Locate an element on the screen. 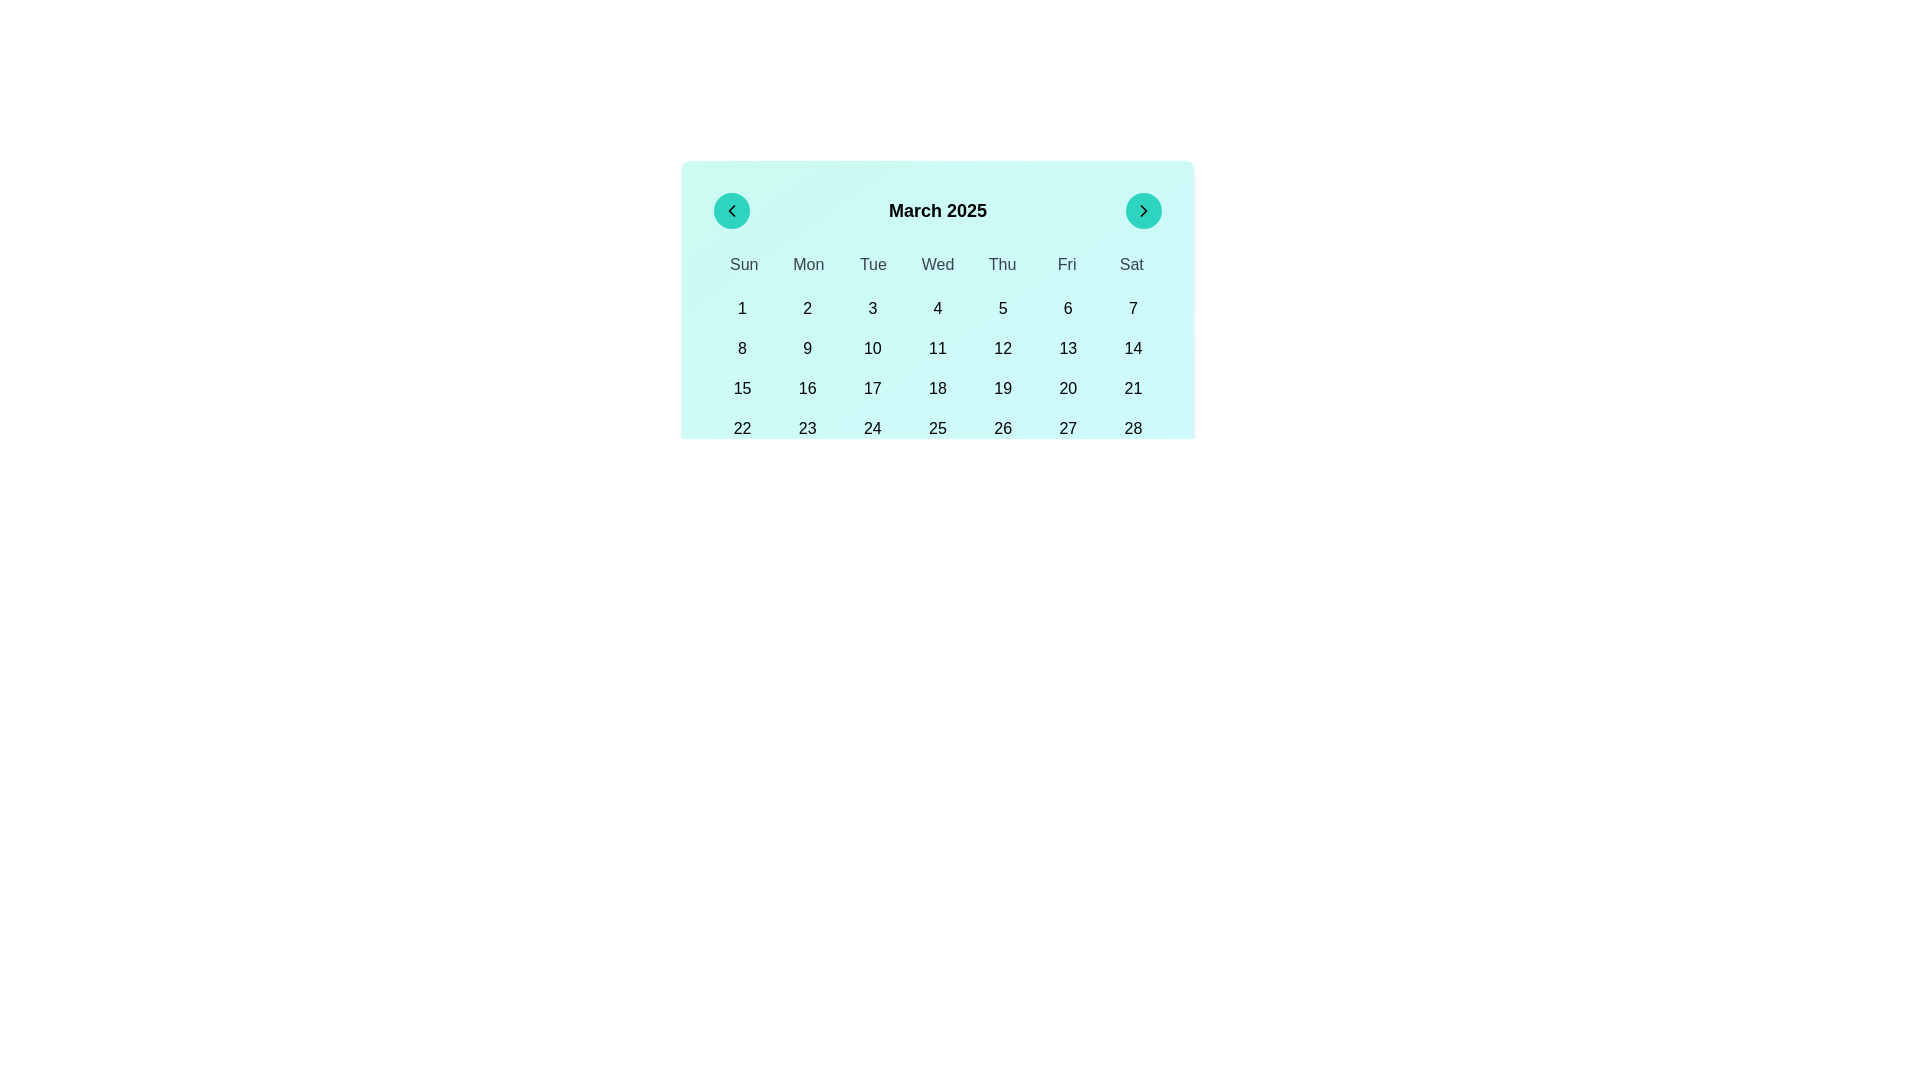 The width and height of the screenshot is (1920, 1080). the static text element representing the abbreviation for Sunday, which is the first element in a grid of days of the week is located at coordinates (743, 264).